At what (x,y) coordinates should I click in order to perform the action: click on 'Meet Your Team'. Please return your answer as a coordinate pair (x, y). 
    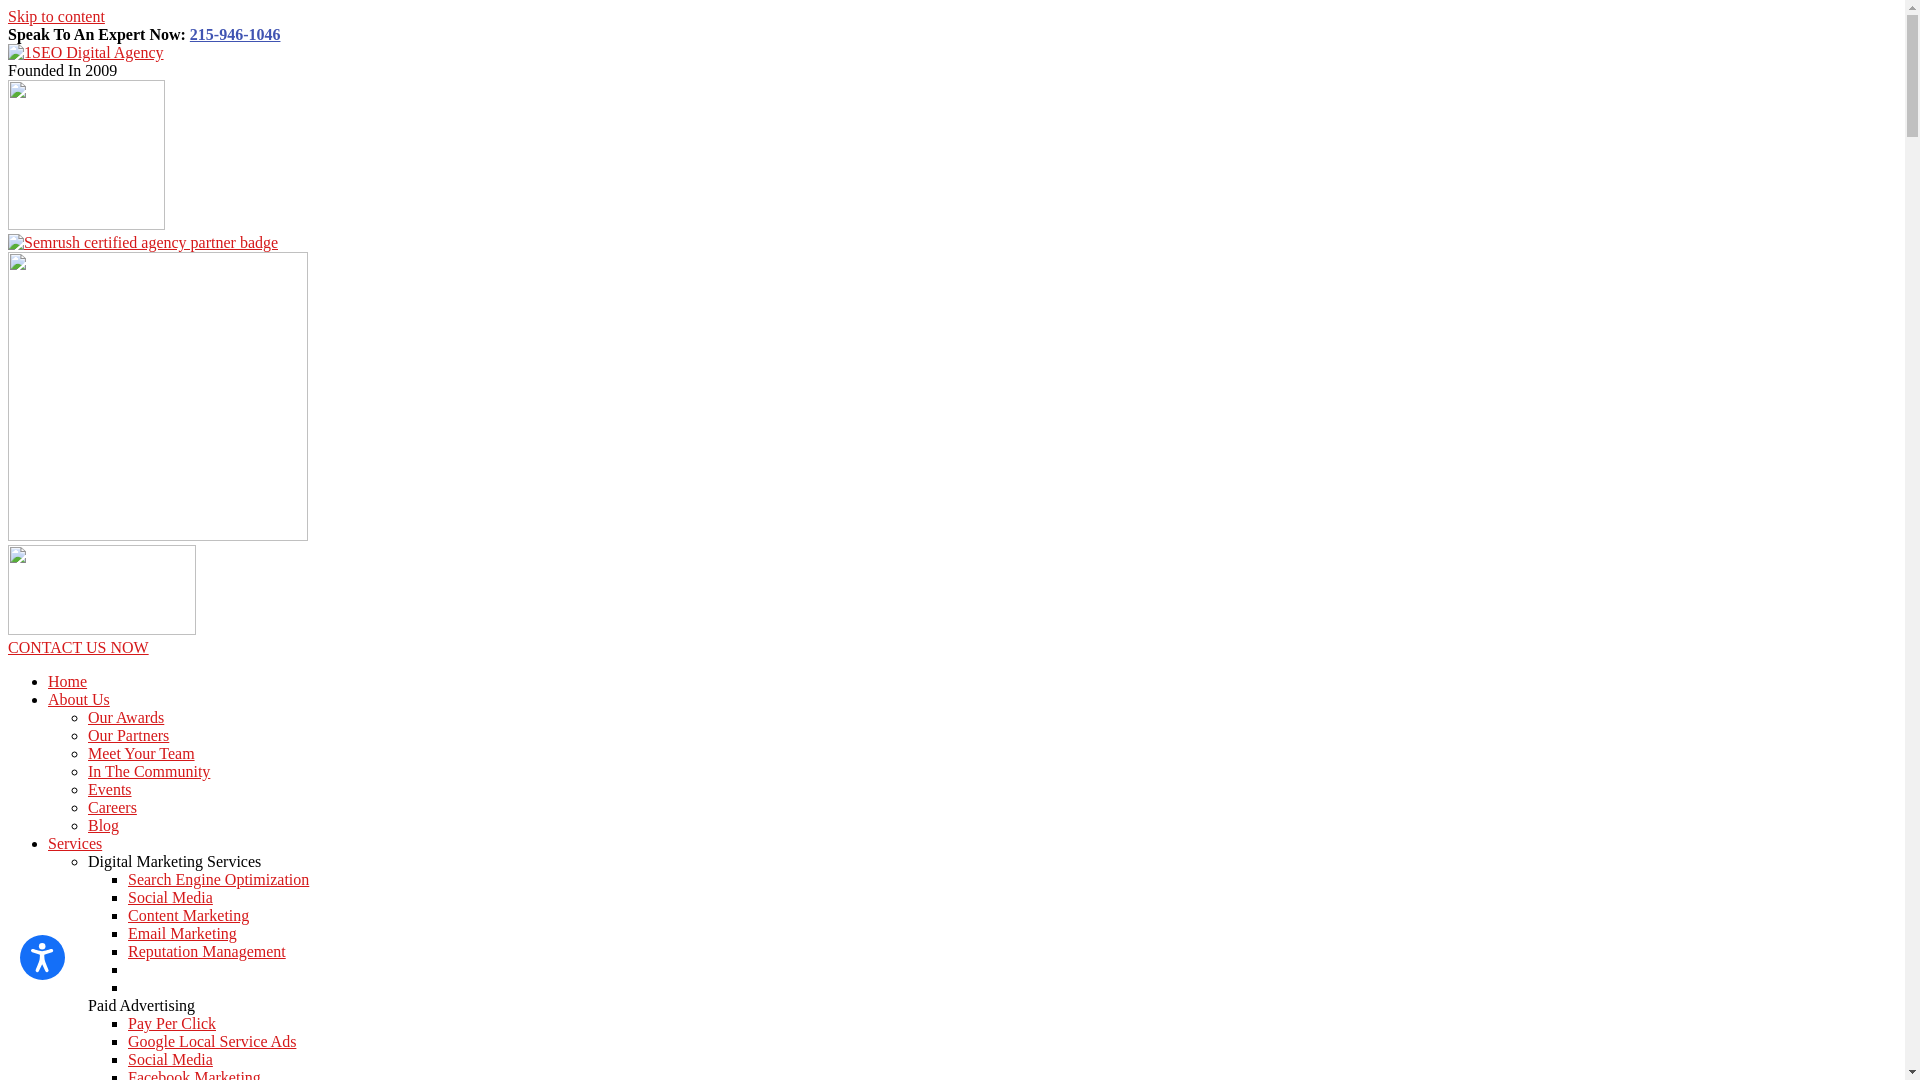
    Looking at the image, I should click on (86, 753).